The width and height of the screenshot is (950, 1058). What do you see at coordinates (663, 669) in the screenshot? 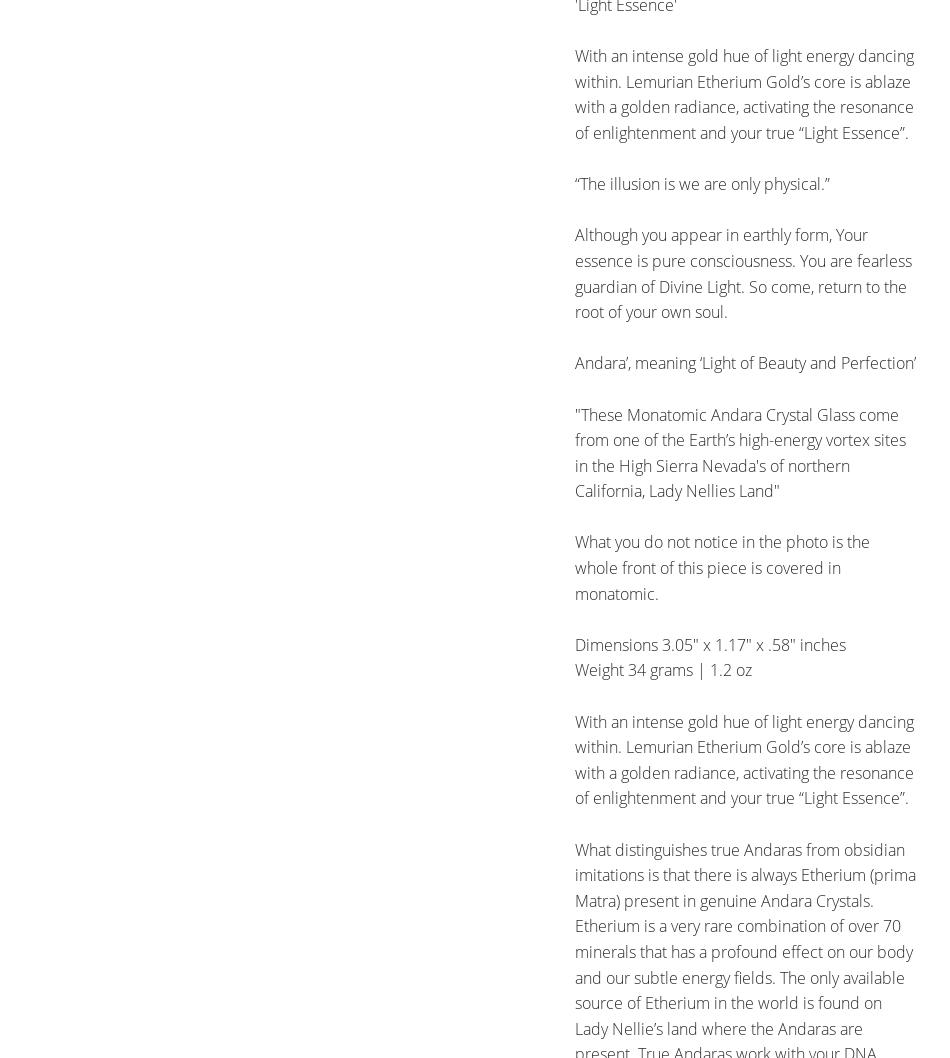
I see `'Weight 34 grams | 1.2 oz'` at bounding box center [663, 669].